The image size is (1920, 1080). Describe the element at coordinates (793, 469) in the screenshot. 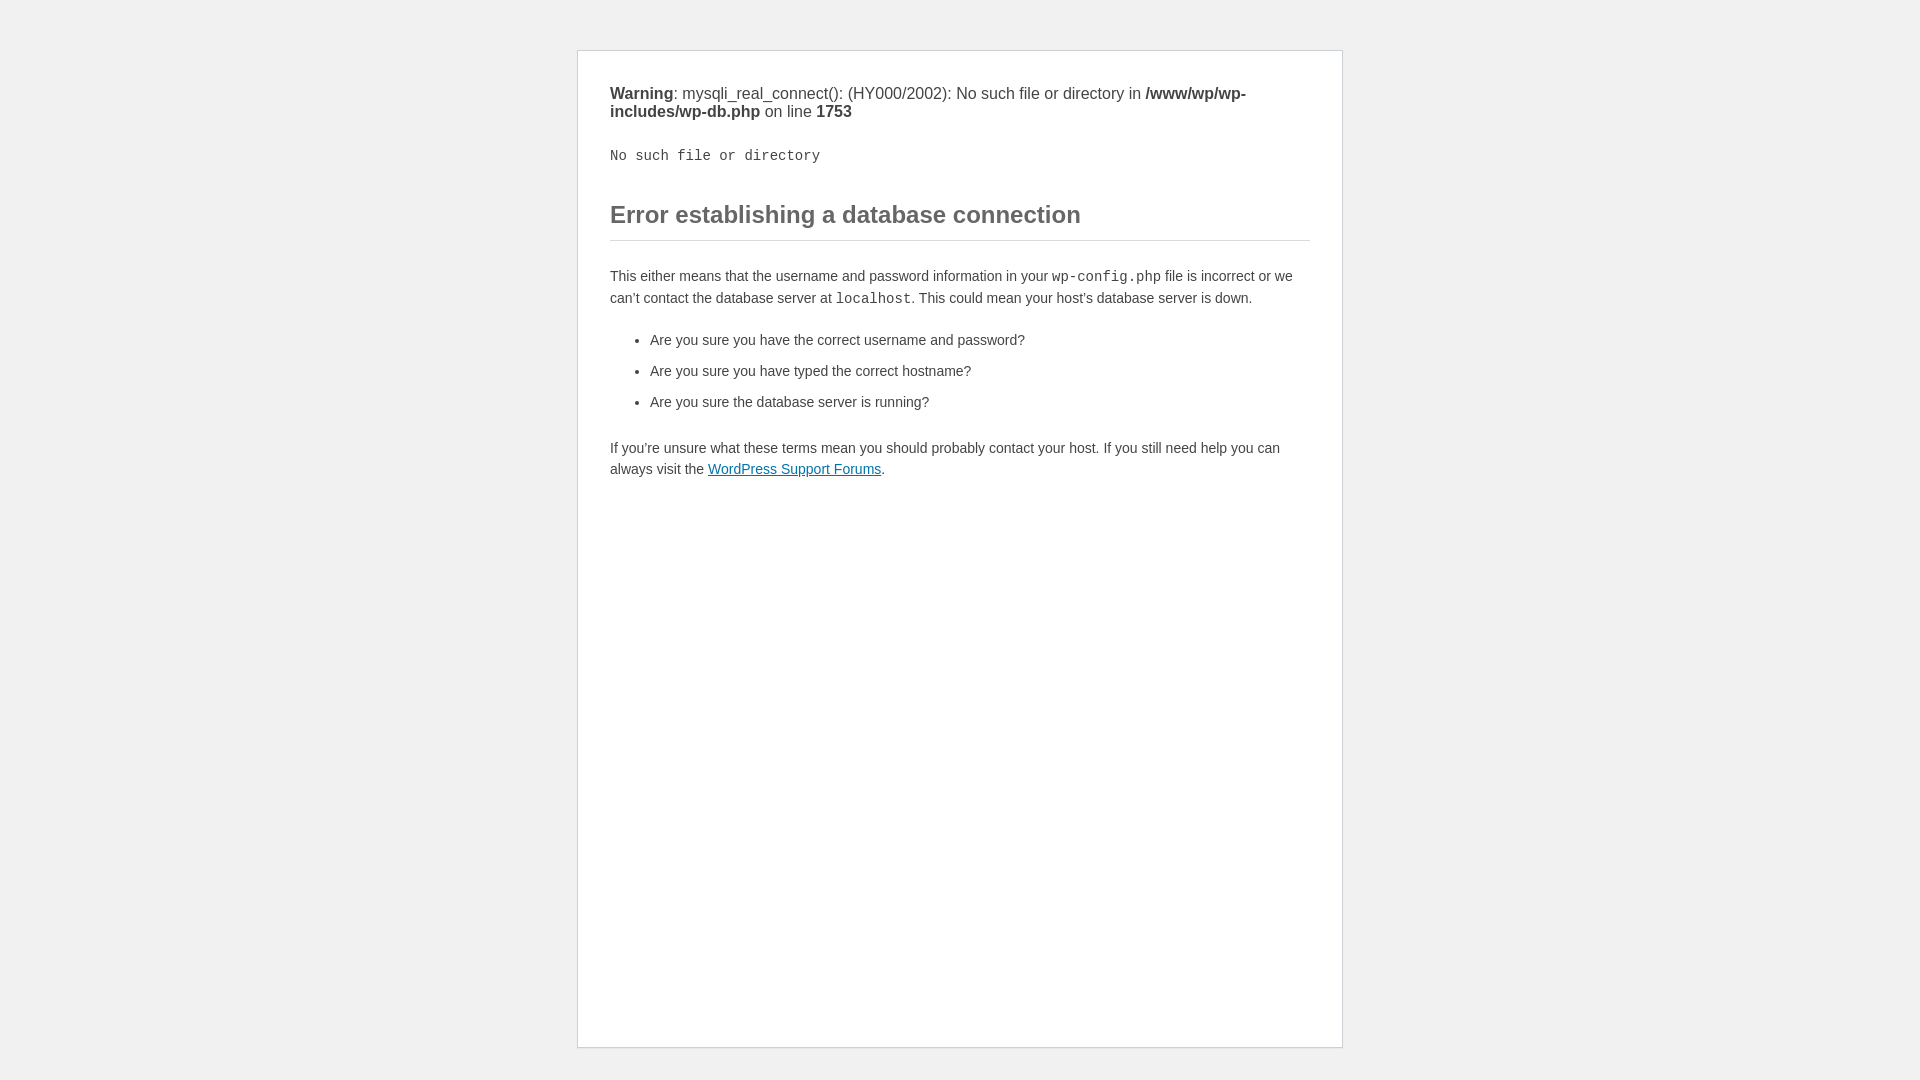

I see `'WordPress Support Forums'` at that location.